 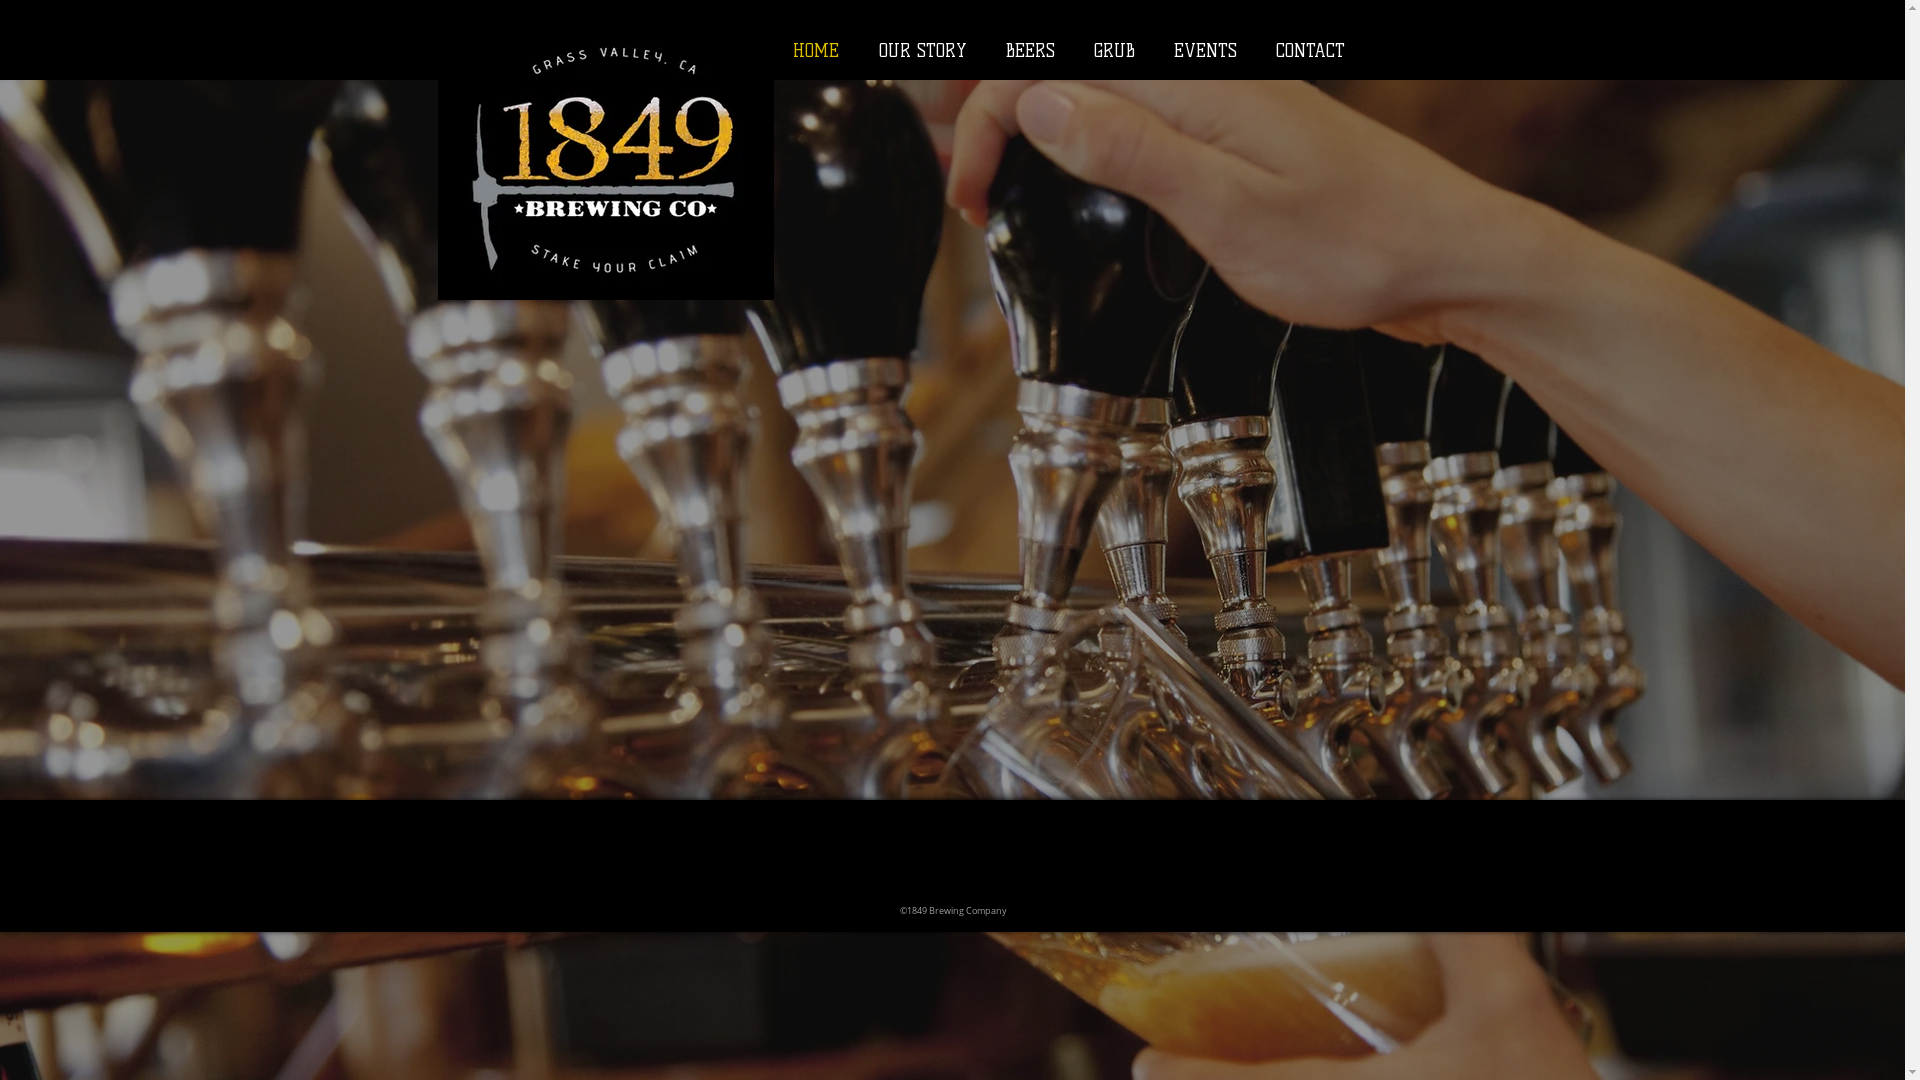 What do you see at coordinates (920, 49) in the screenshot?
I see `'OUR STORY'` at bounding box center [920, 49].